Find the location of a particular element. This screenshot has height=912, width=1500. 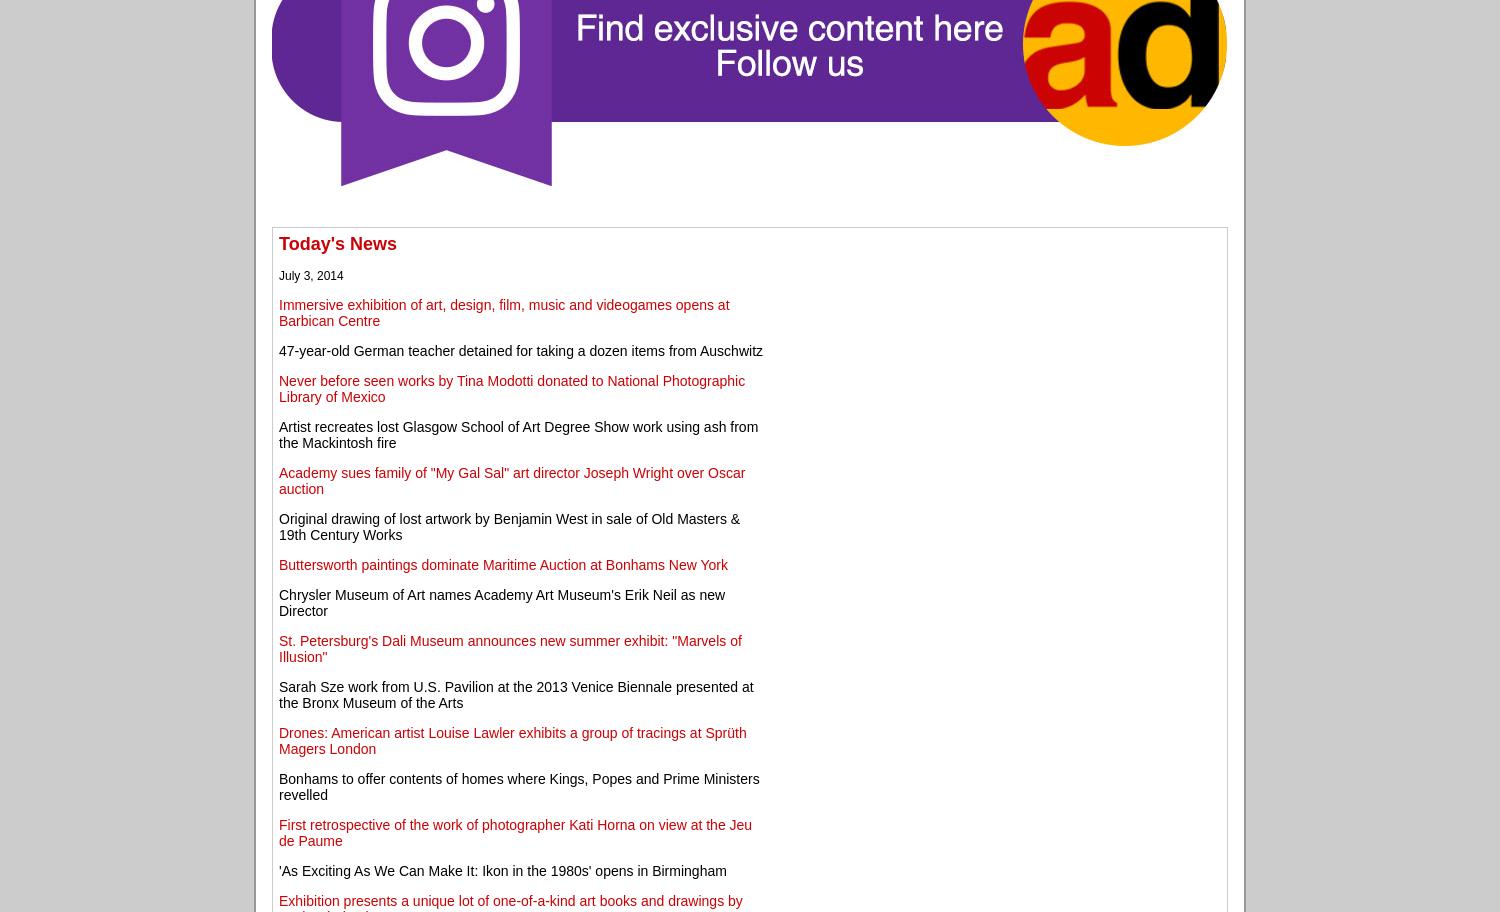

'Drones: American artist Louise Lawler exhibits a group of tracings at Sprüth Magers London' is located at coordinates (279, 738).